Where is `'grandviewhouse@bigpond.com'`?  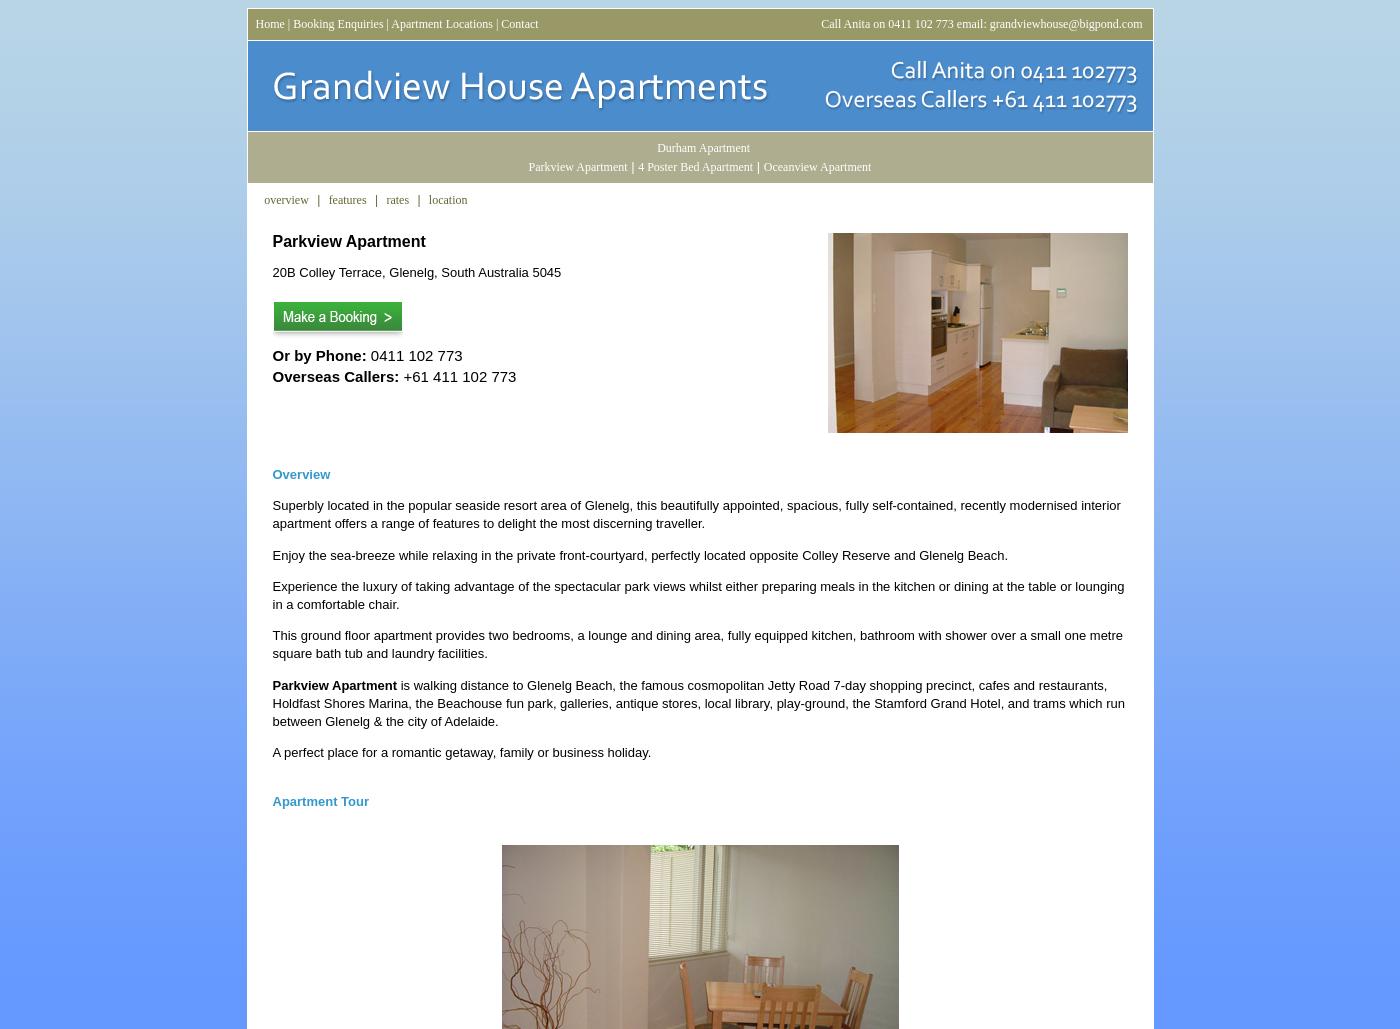 'grandviewhouse@bigpond.com' is located at coordinates (1065, 23).